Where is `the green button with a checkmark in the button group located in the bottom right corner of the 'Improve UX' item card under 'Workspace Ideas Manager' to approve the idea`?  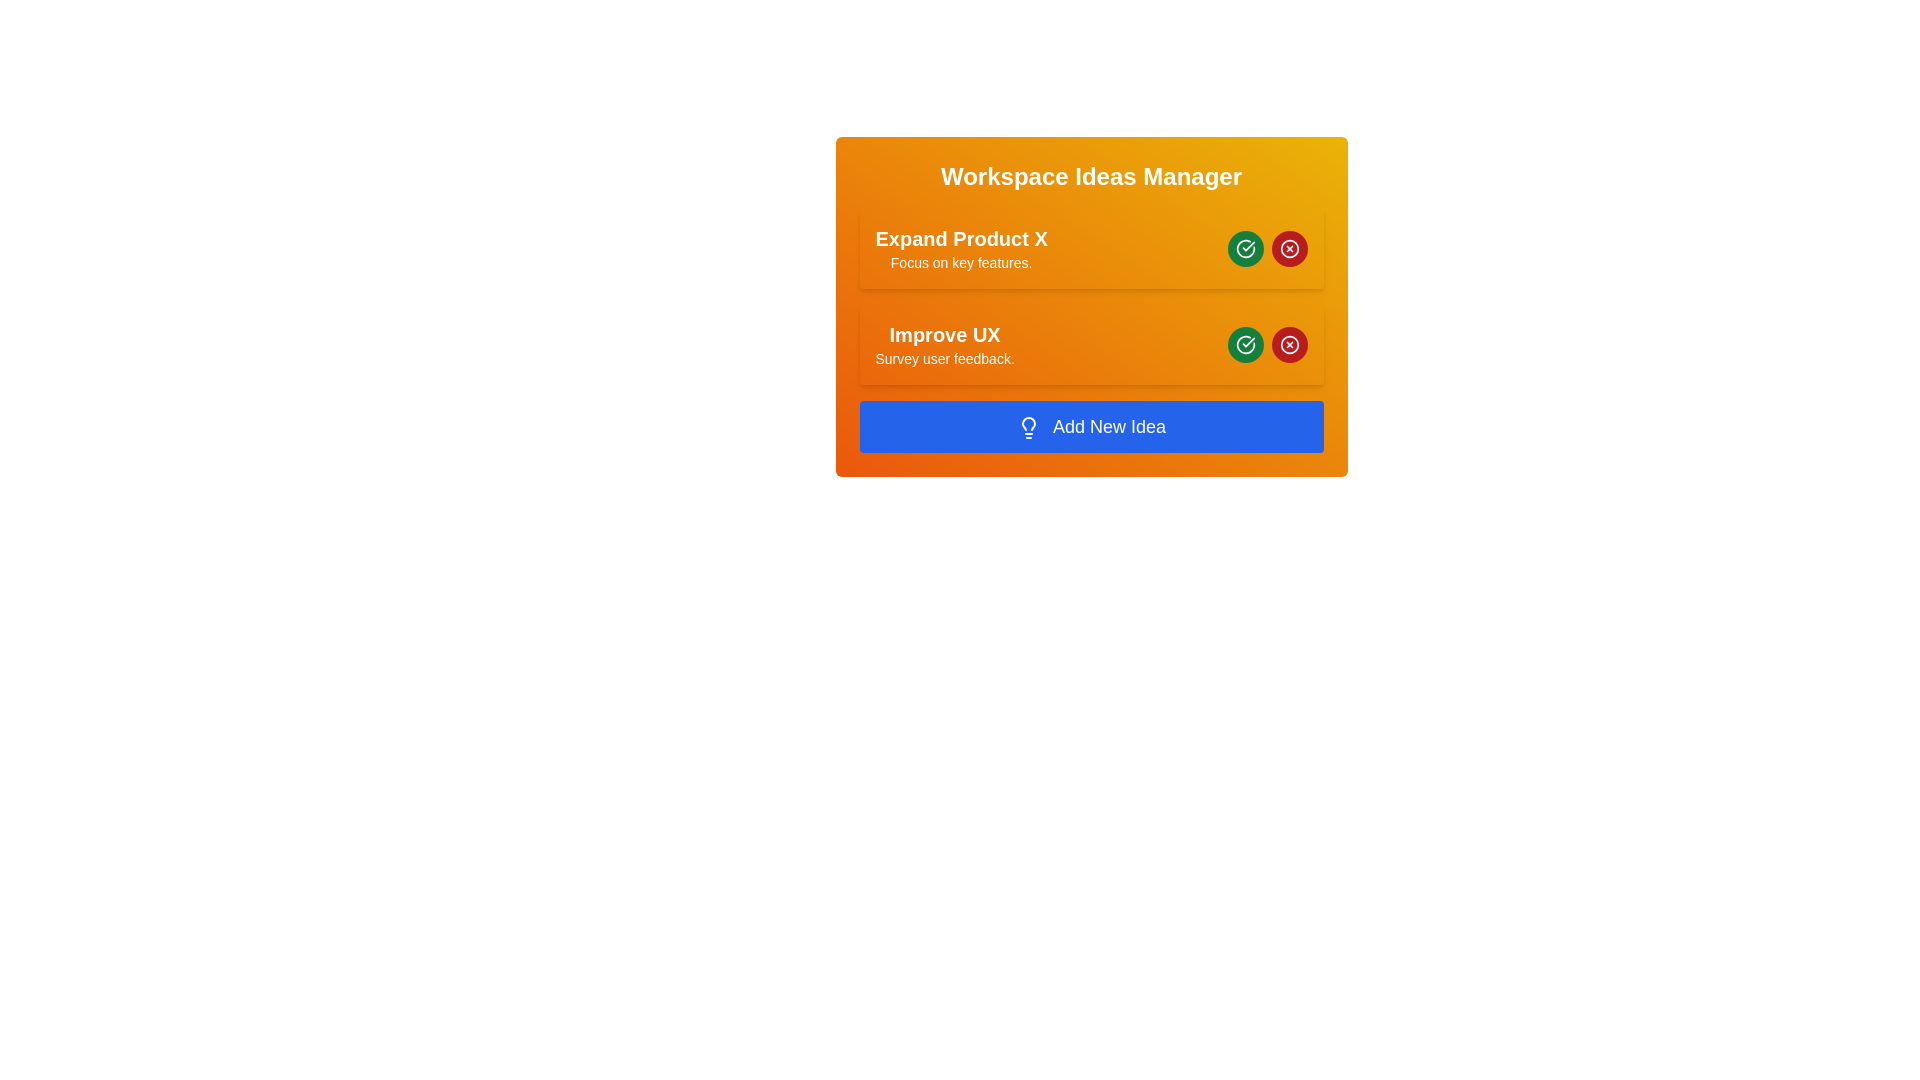 the green button with a checkmark in the button group located in the bottom right corner of the 'Improve UX' item card under 'Workspace Ideas Manager' to approve the idea is located at coordinates (1266, 343).